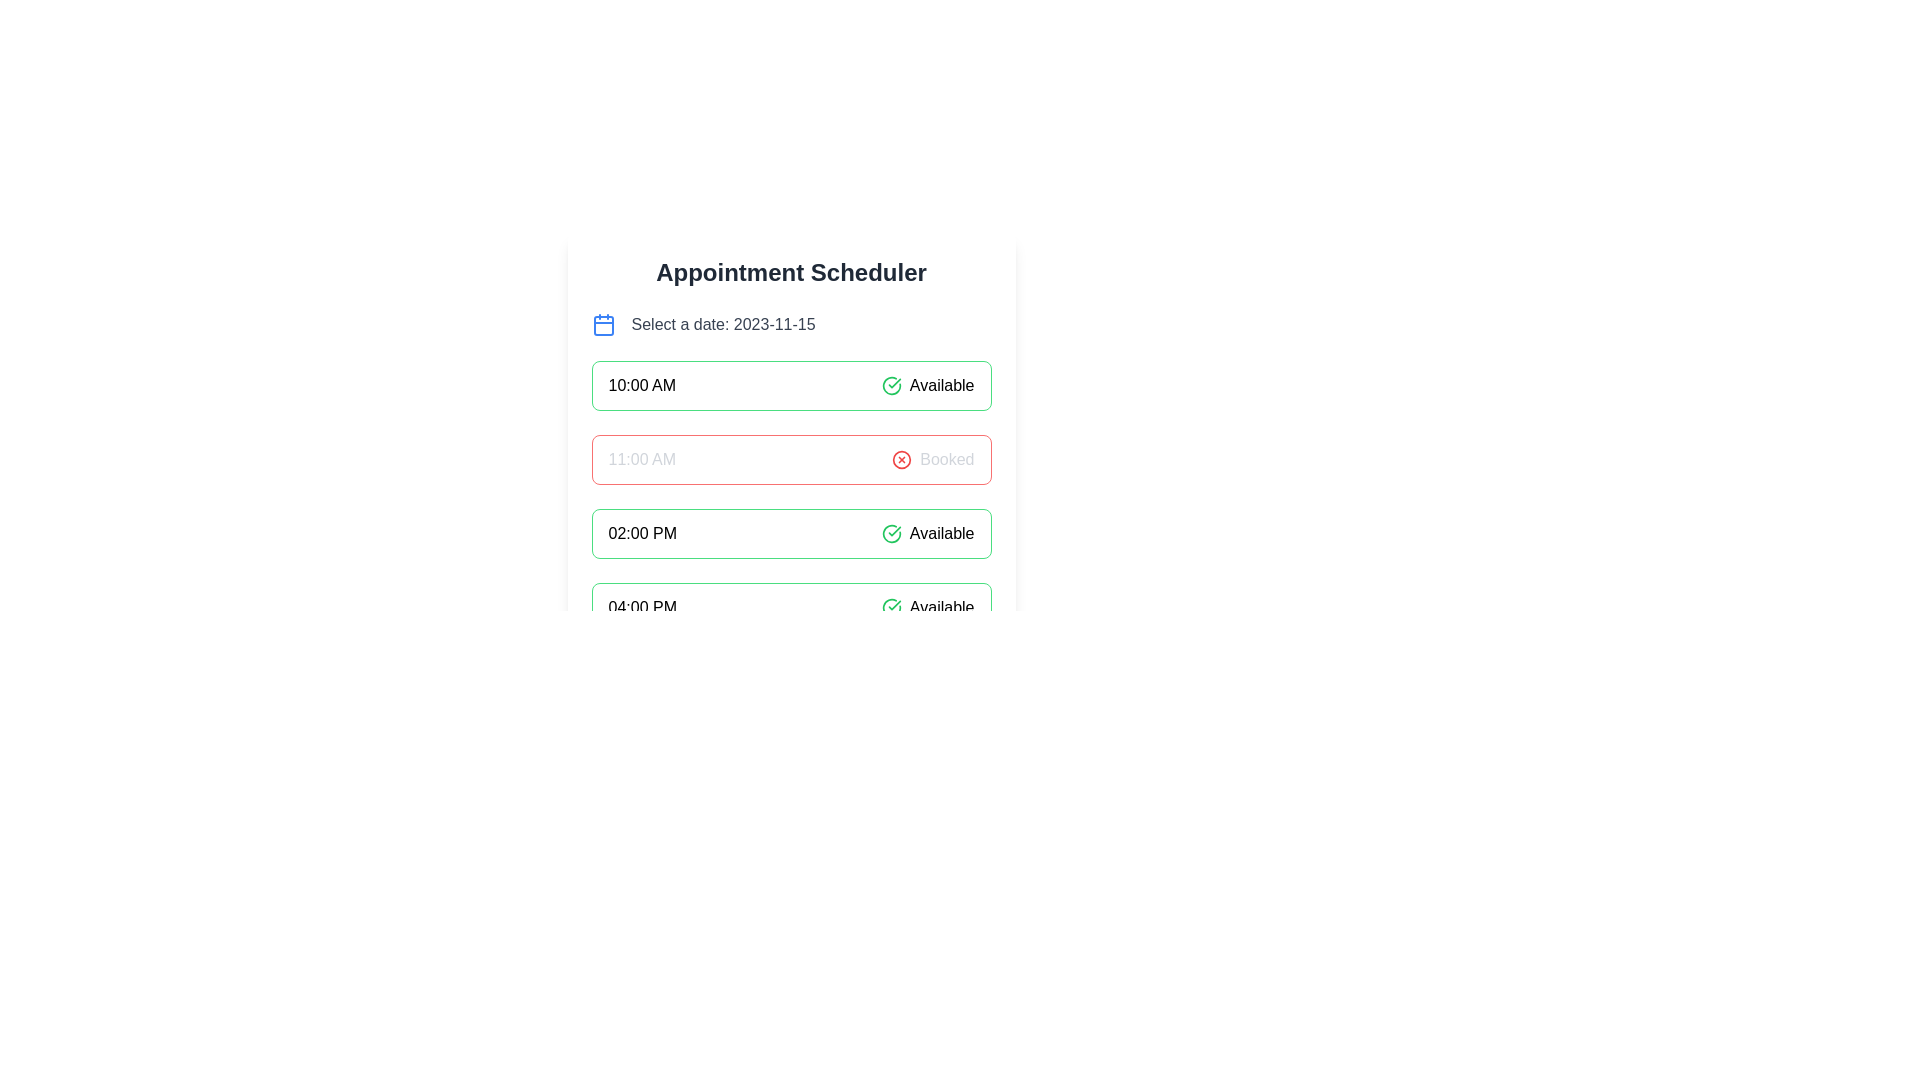 This screenshot has width=1920, height=1080. I want to click on the 'Booked' status icon located to the left of the 'Booked' text in the 11:00 AM time slot, which is the second entry in a vertical sequence, so click(901, 459).